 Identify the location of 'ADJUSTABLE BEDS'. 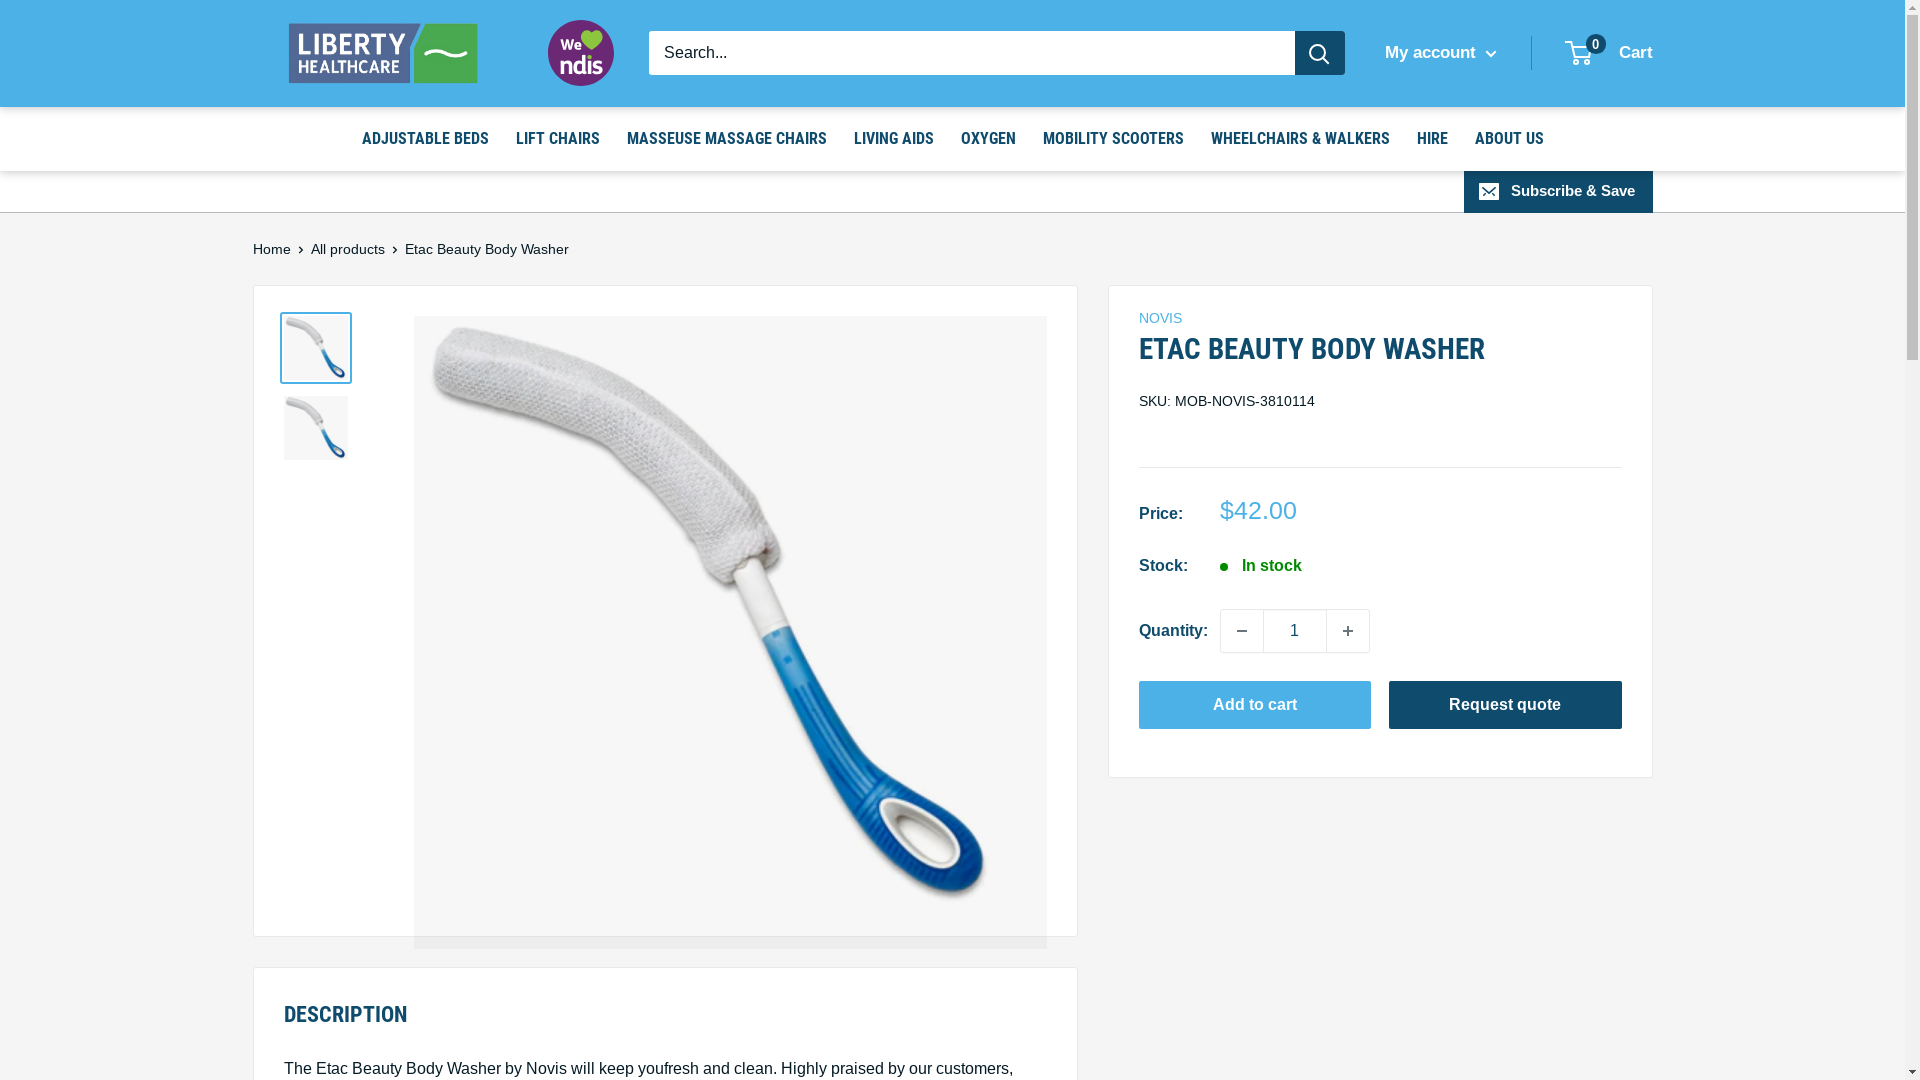
(424, 137).